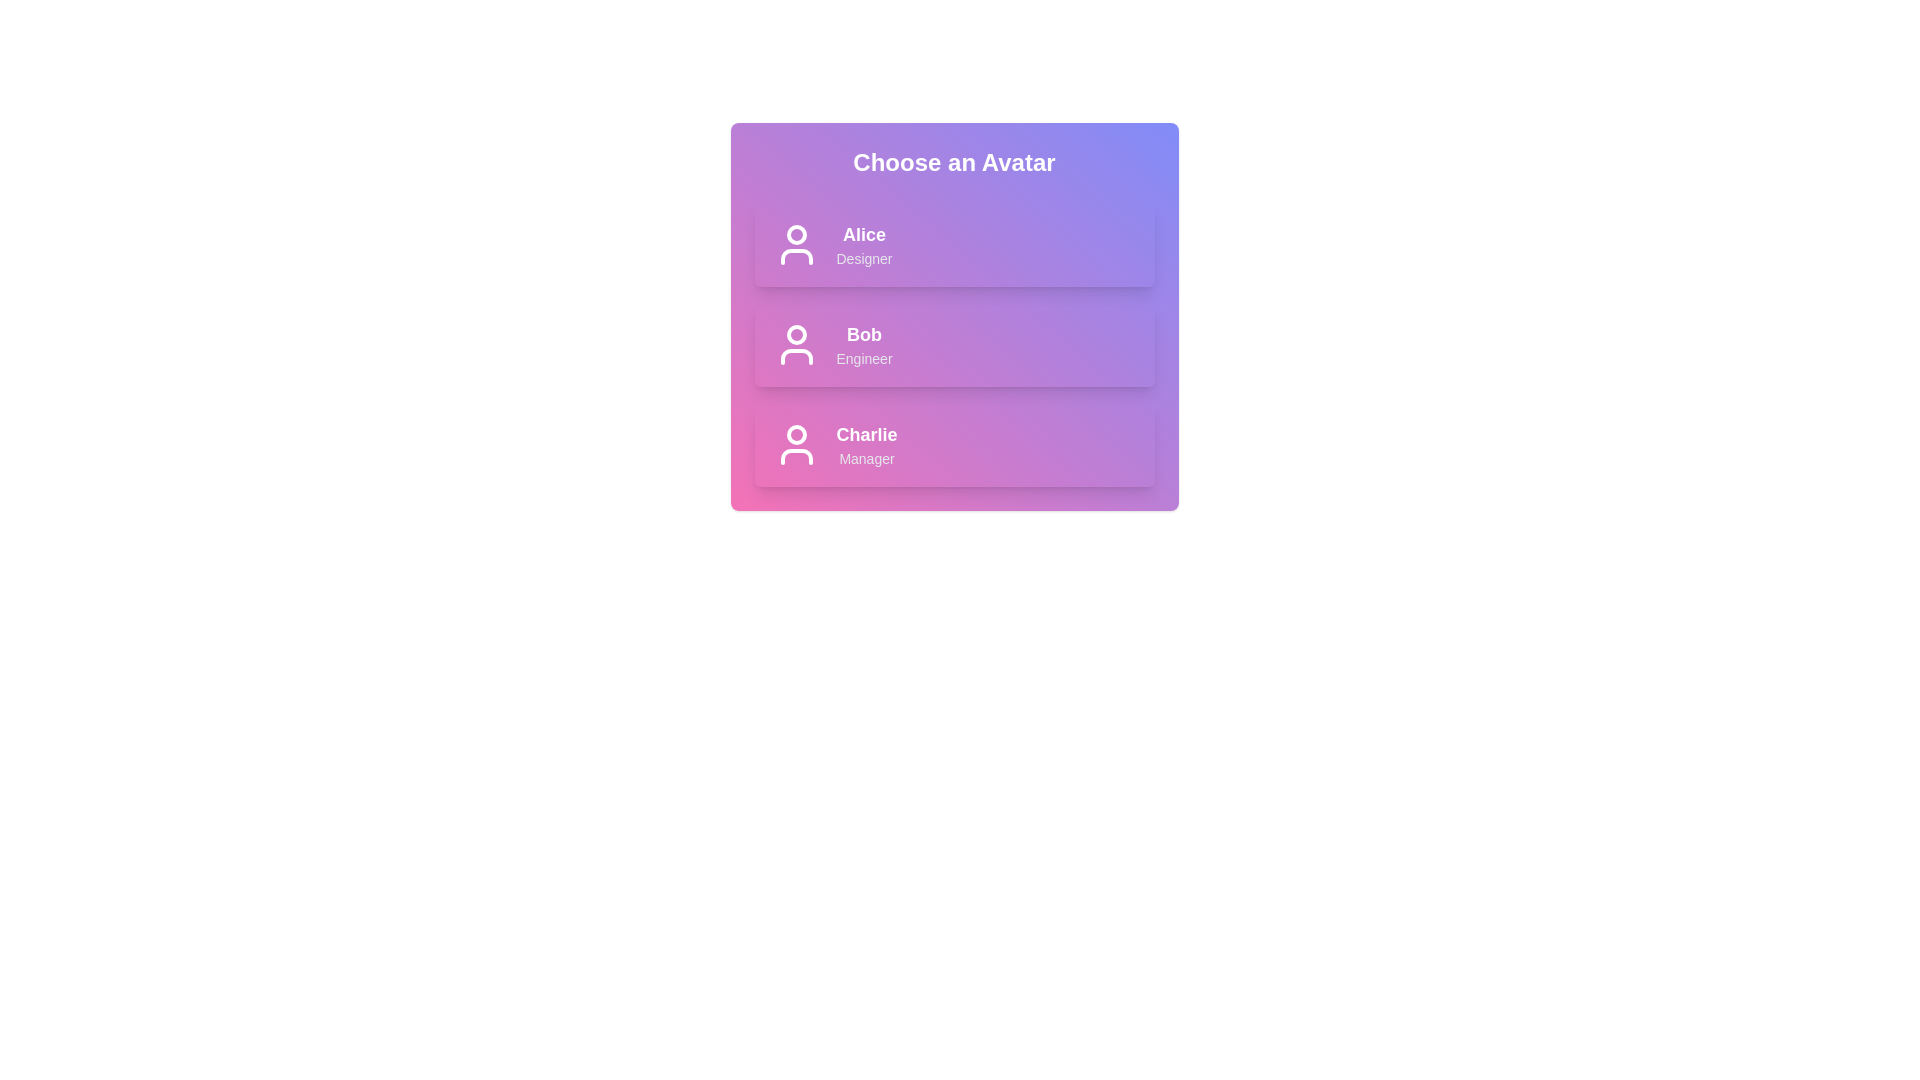 The image size is (1920, 1080). I want to click on the text label displaying 'Alice' as a name and 'Designer' as a title, so click(864, 244).